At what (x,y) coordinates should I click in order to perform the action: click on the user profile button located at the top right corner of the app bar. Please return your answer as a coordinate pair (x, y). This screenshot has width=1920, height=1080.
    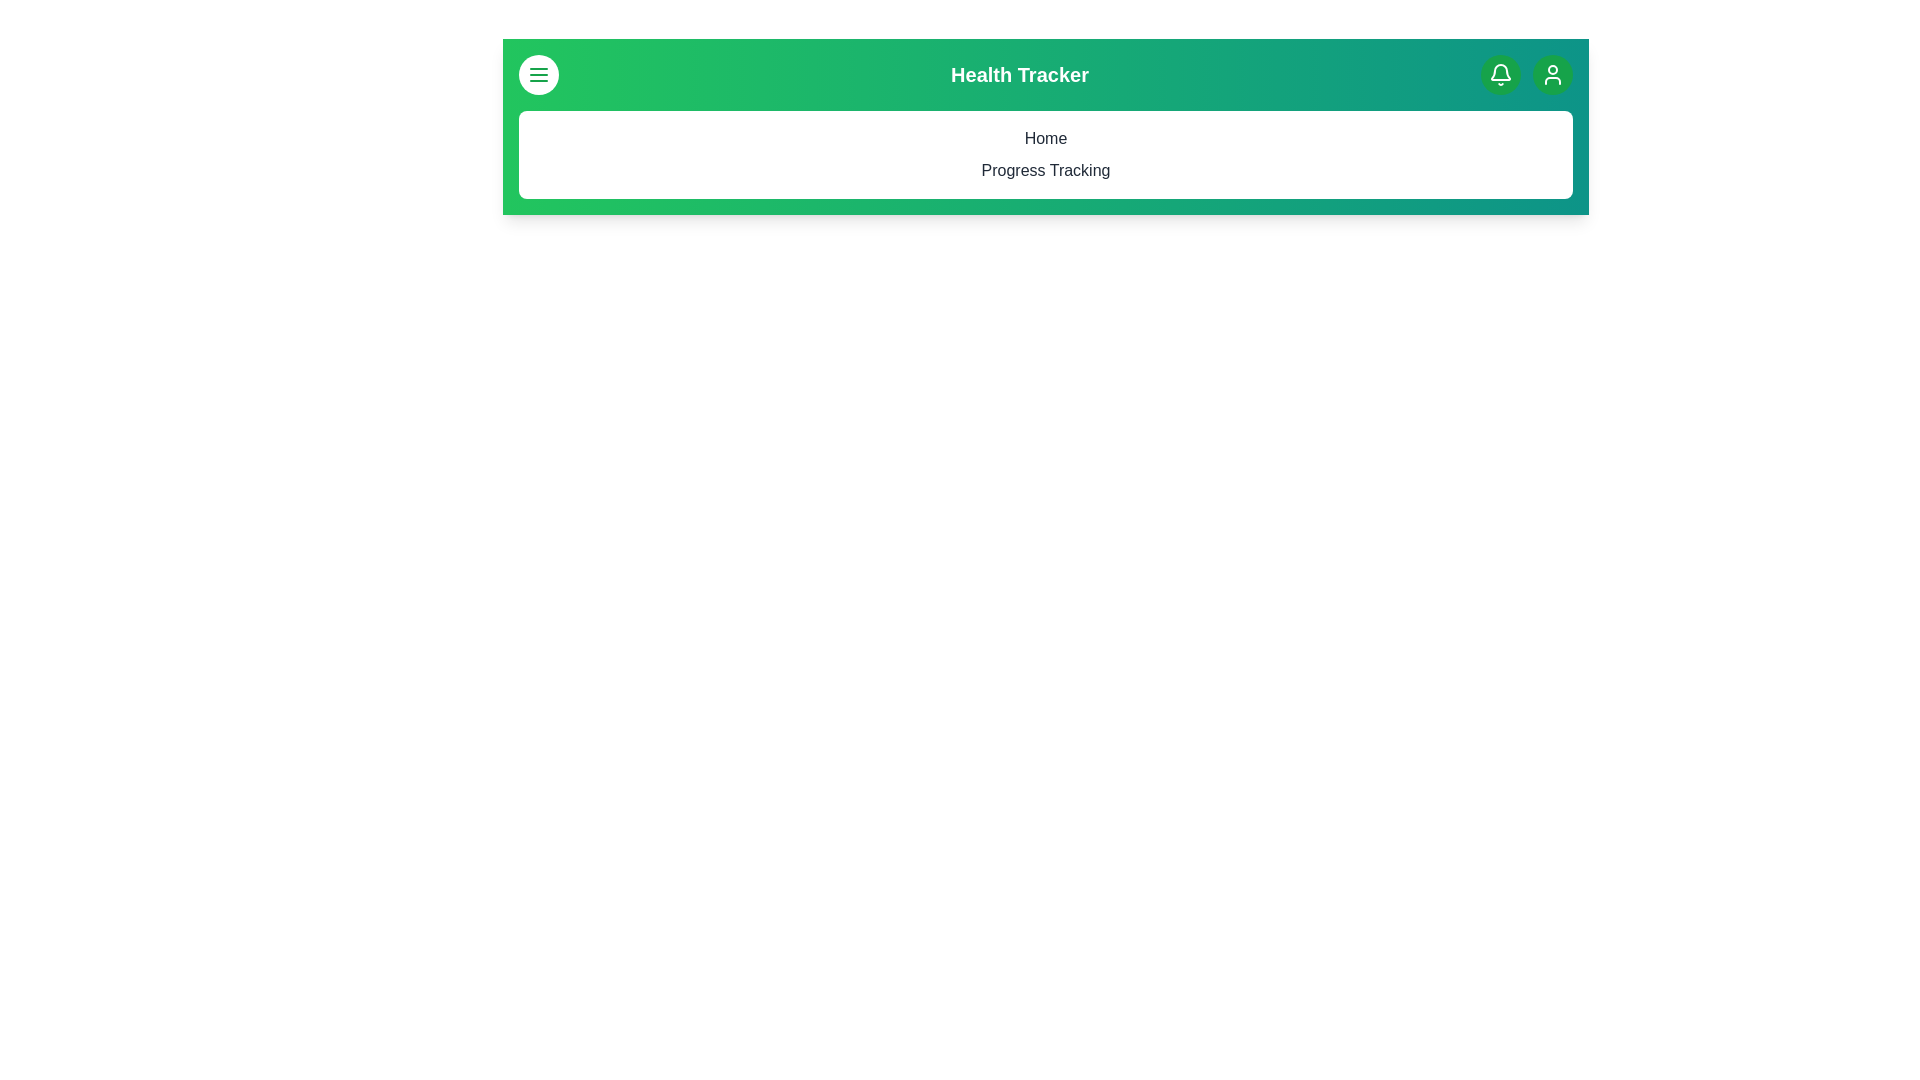
    Looking at the image, I should click on (1551, 73).